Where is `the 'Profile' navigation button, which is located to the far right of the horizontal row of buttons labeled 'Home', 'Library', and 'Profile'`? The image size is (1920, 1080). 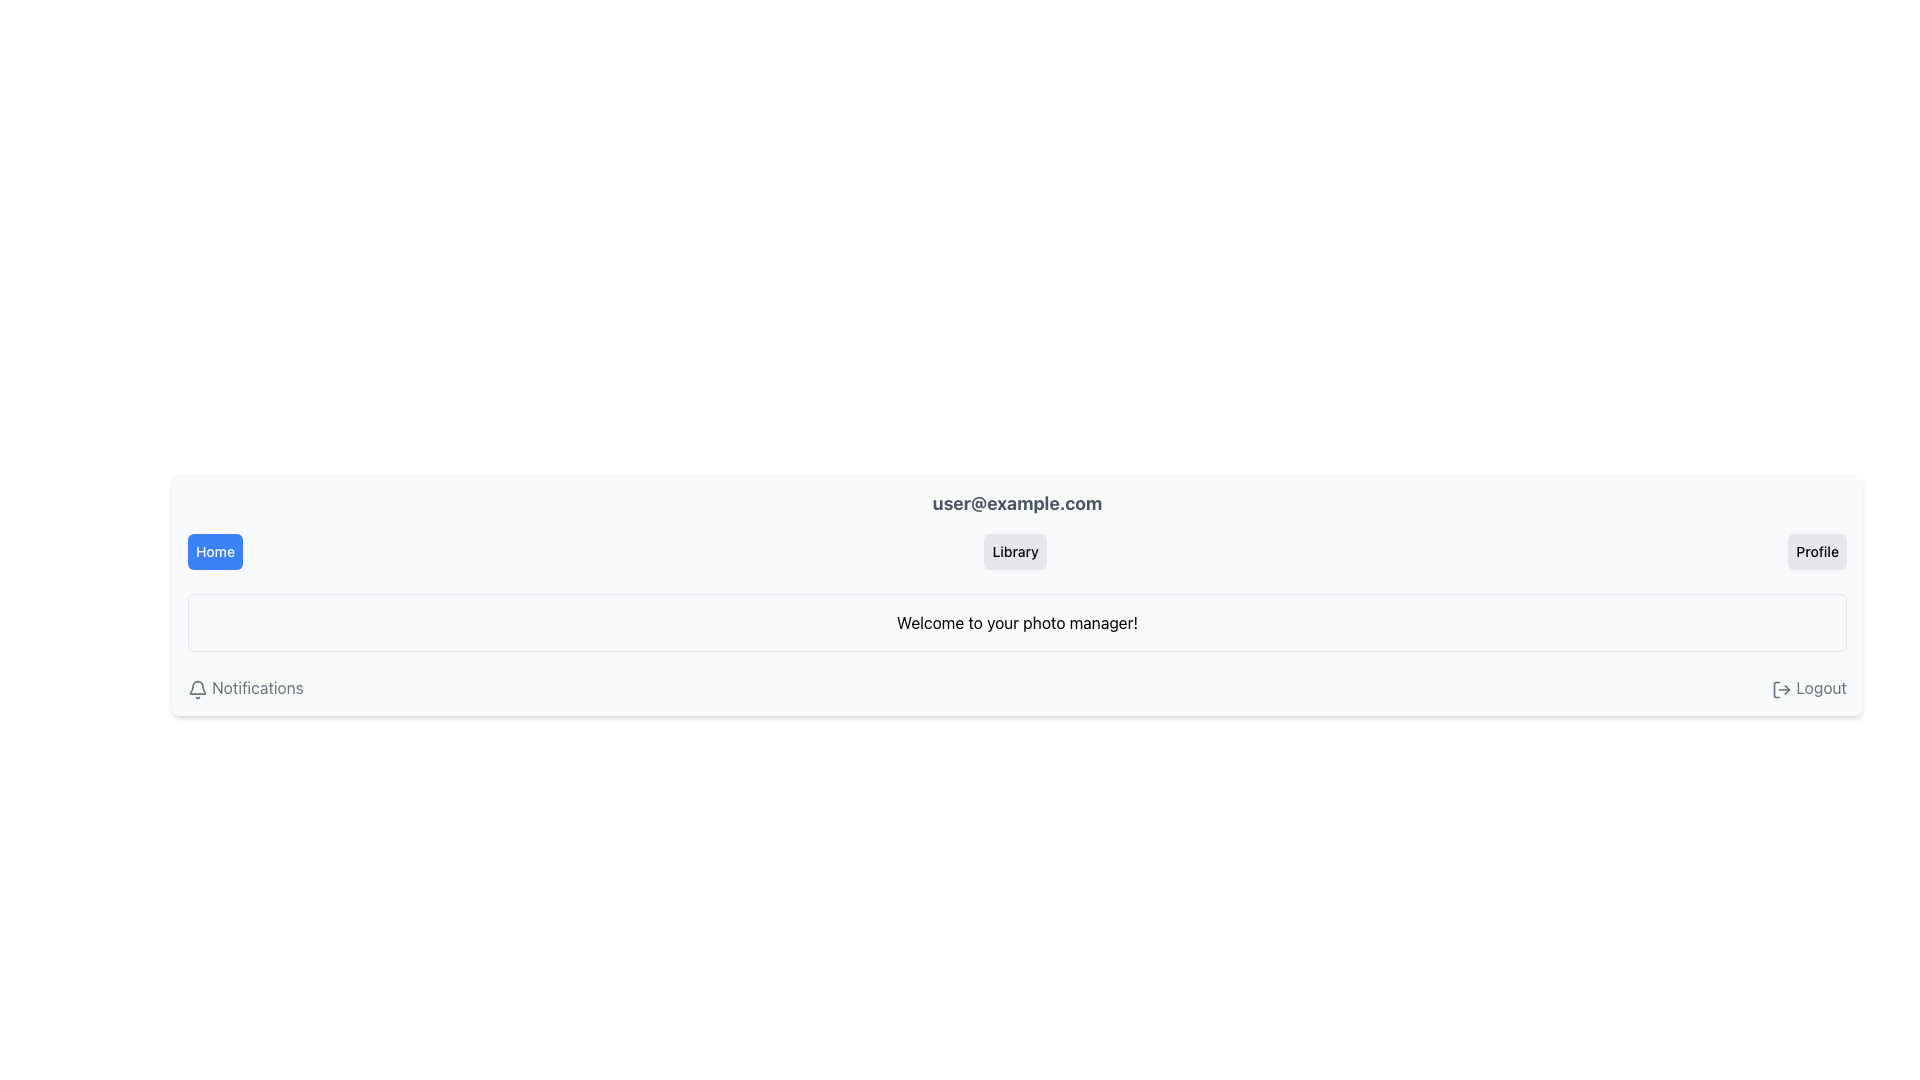
the 'Profile' navigation button, which is located to the far right of the horizontal row of buttons labeled 'Home', 'Library', and 'Profile' is located at coordinates (1817, 551).